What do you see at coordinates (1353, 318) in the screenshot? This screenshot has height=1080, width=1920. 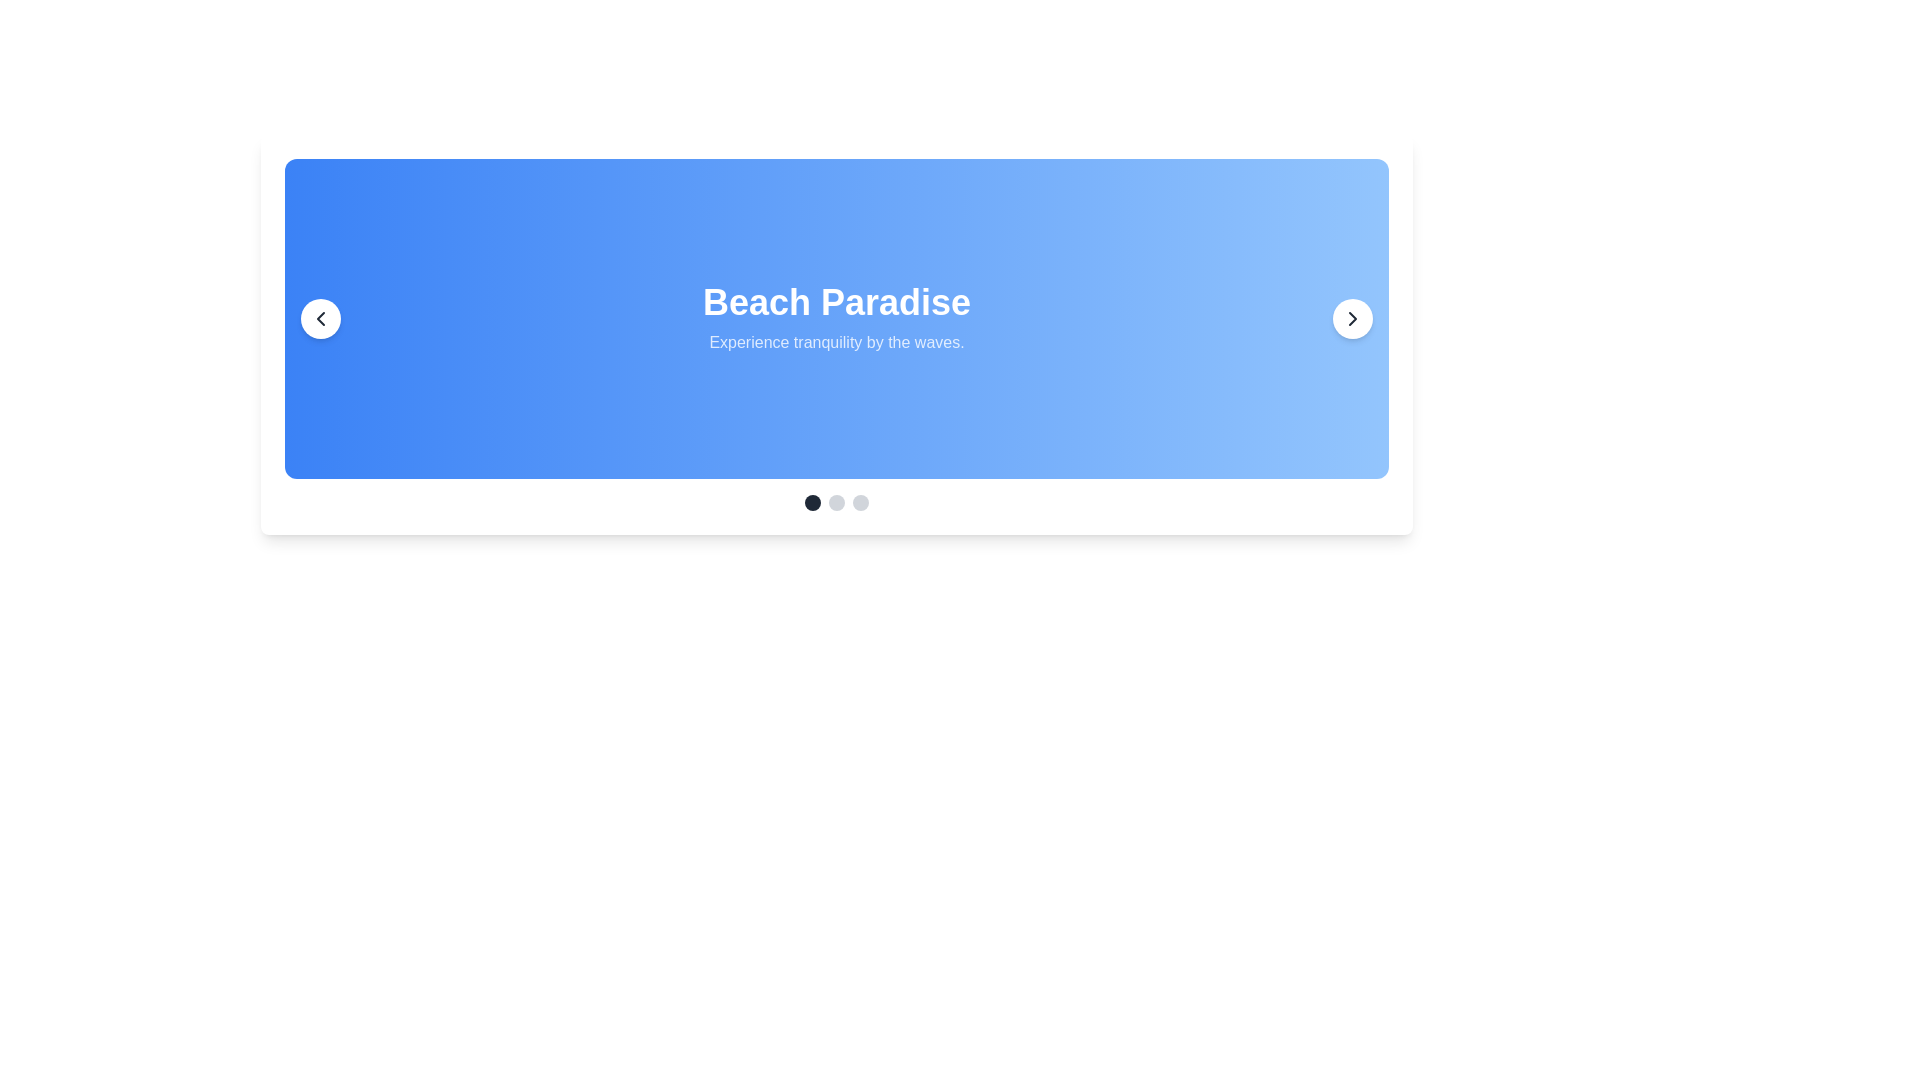 I see `the right-pointing chevron SVG icon with a thin stroke line, located within a circular button on the right side of a blue card interface` at bounding box center [1353, 318].